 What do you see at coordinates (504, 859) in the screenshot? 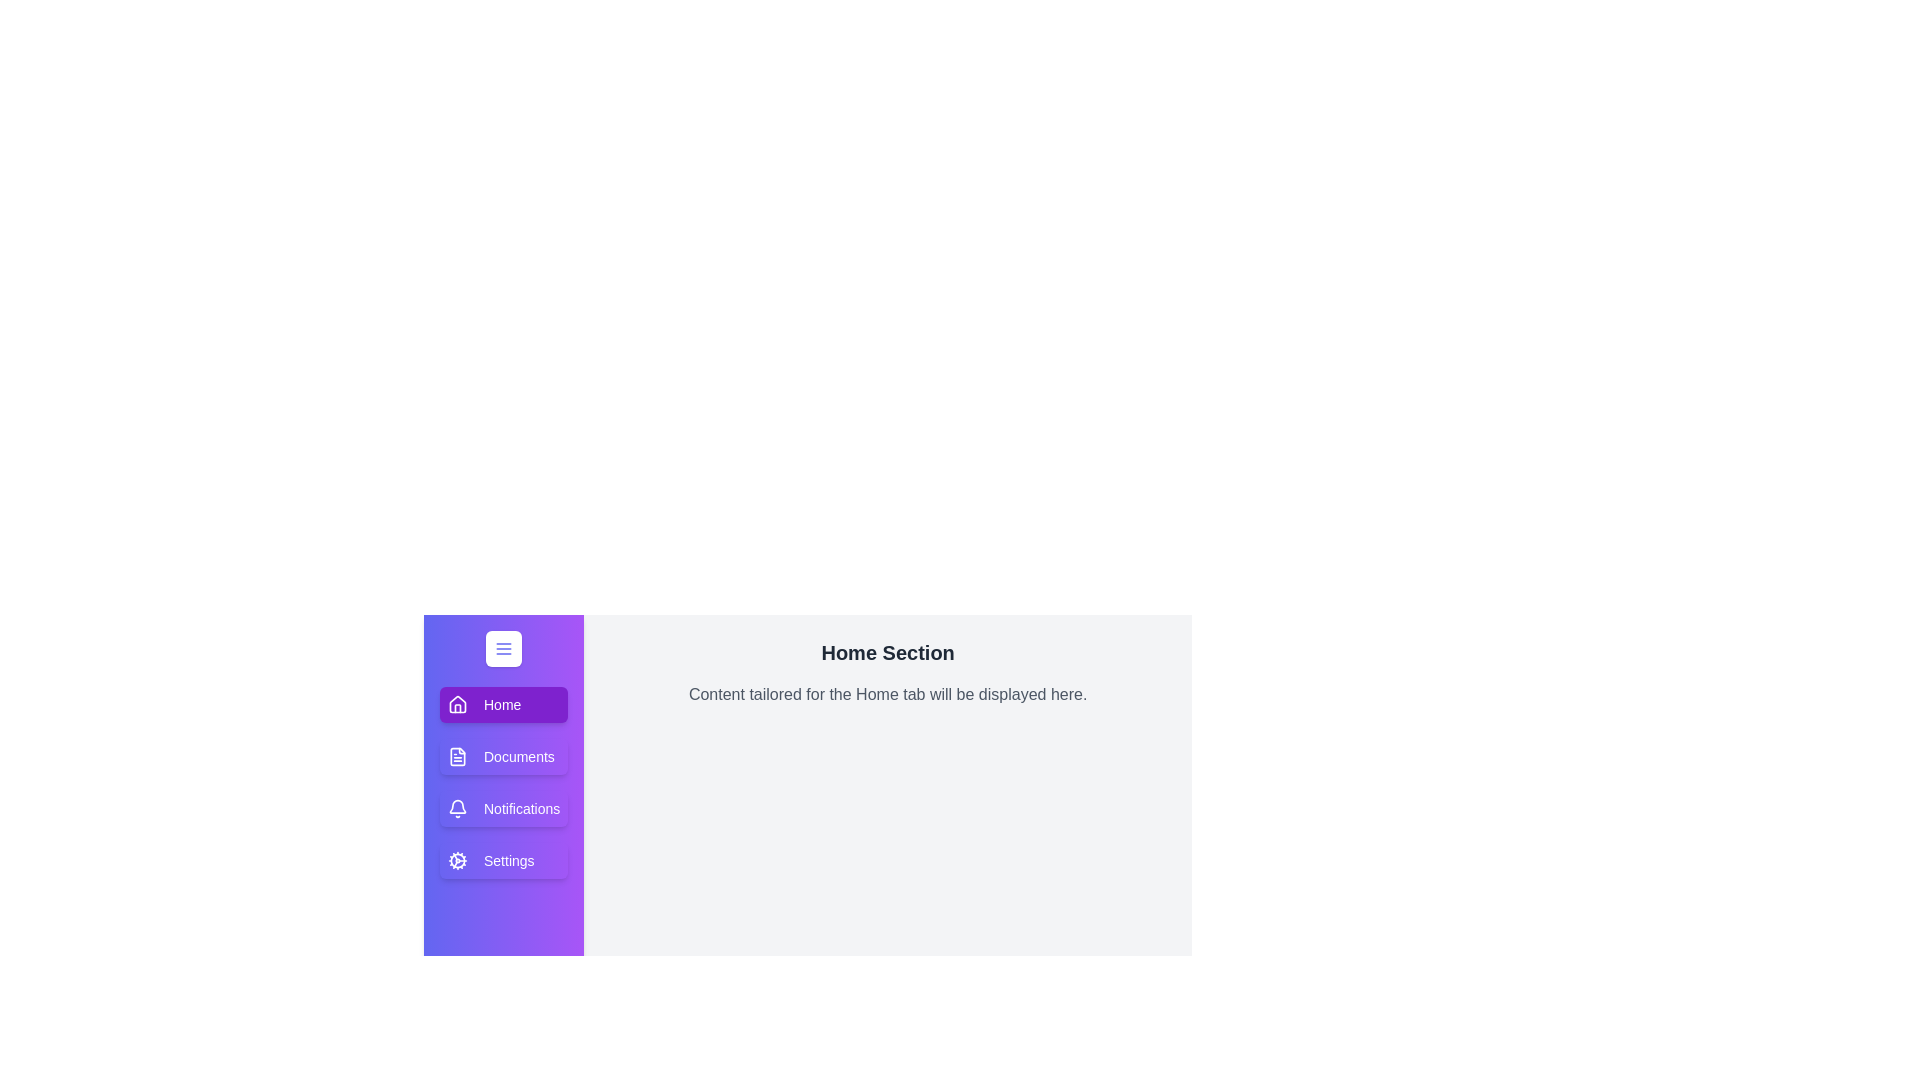
I see `the tab labeled Settings` at bounding box center [504, 859].